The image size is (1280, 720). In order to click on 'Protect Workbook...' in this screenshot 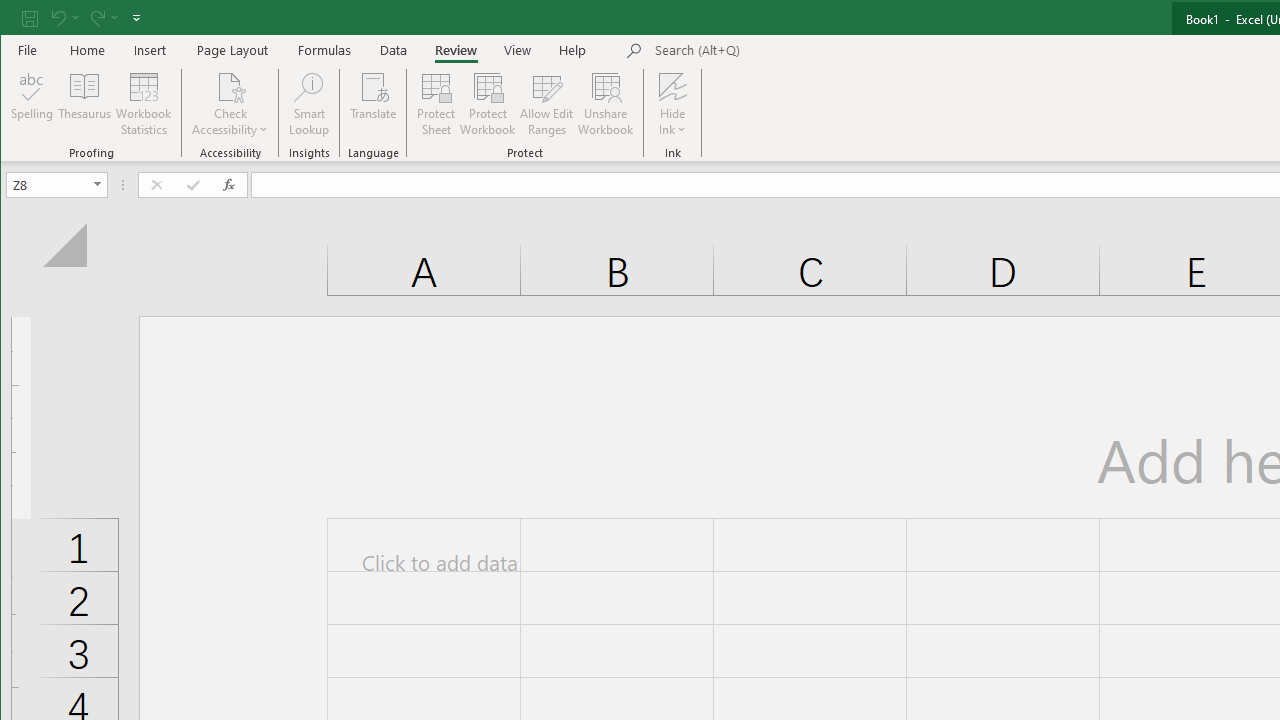, I will do `click(488, 104)`.